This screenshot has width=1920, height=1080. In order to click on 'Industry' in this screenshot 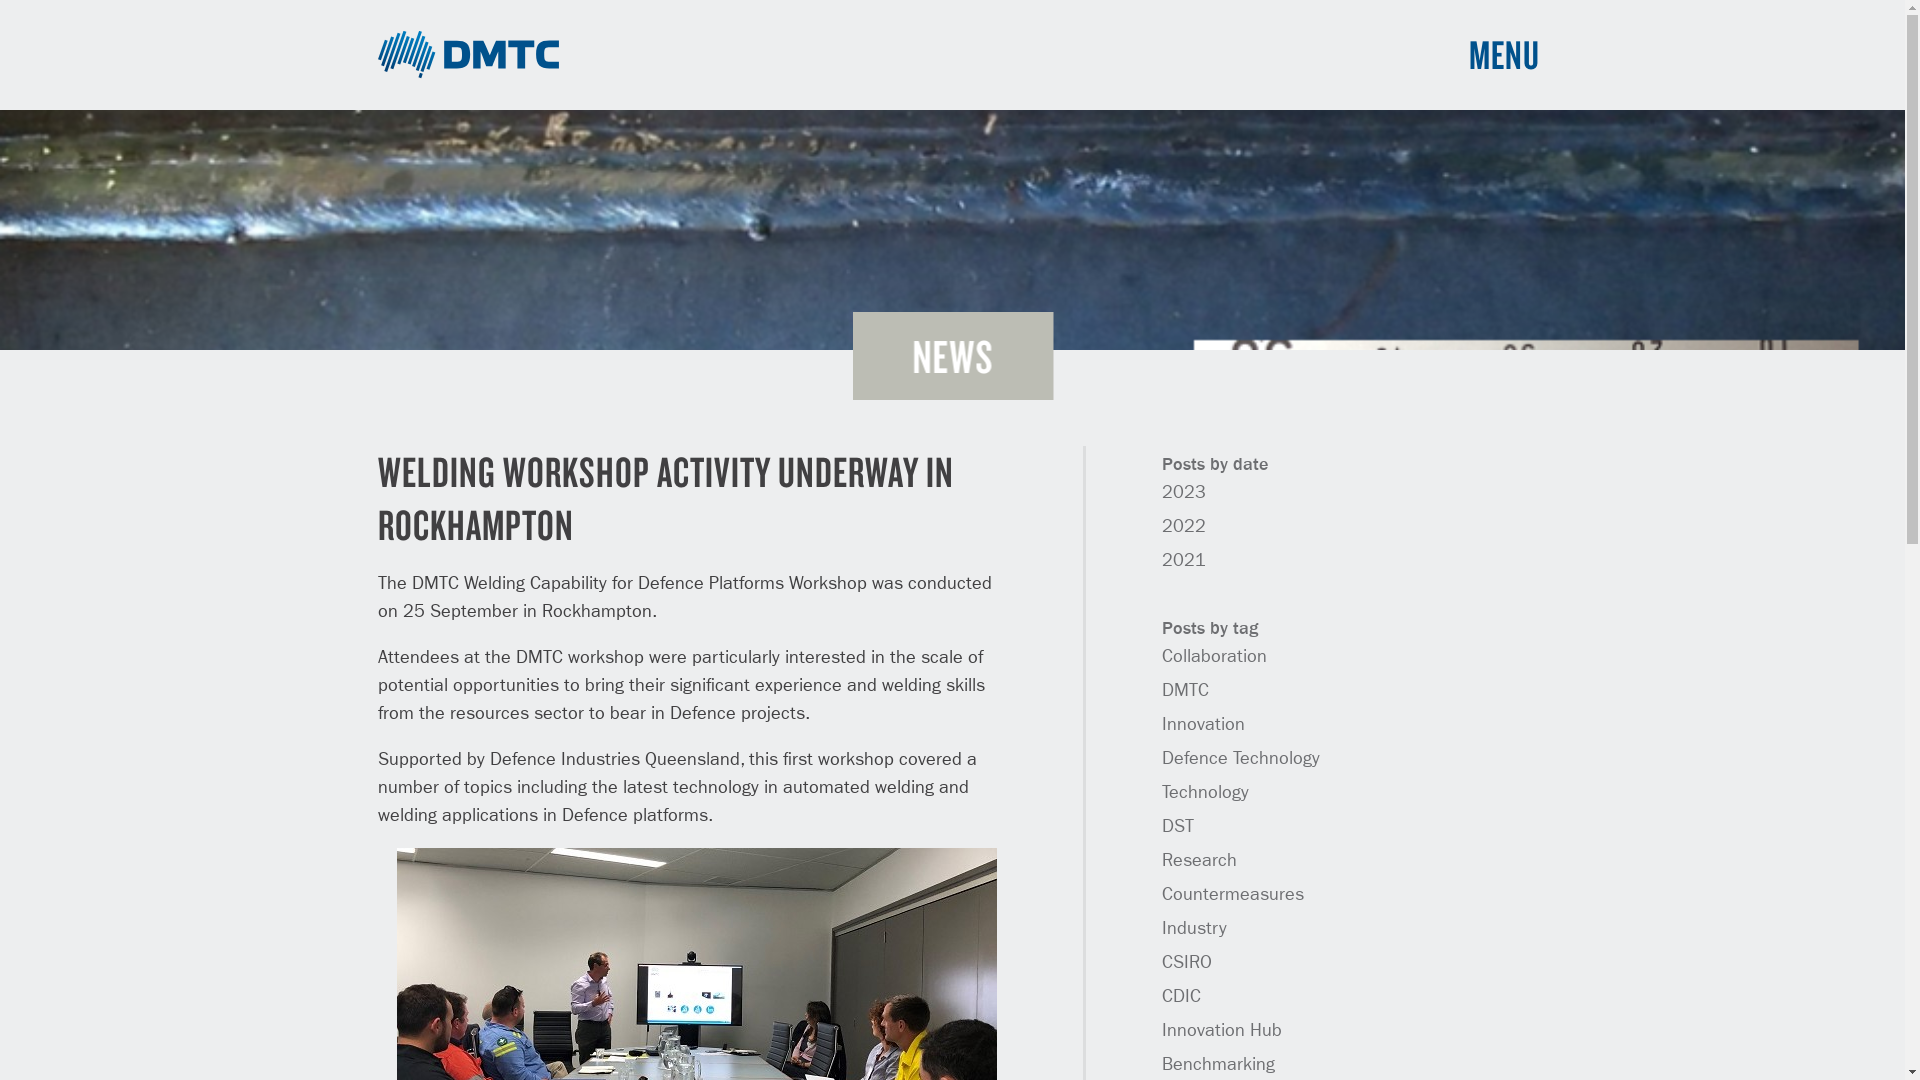, I will do `click(1194, 929)`.